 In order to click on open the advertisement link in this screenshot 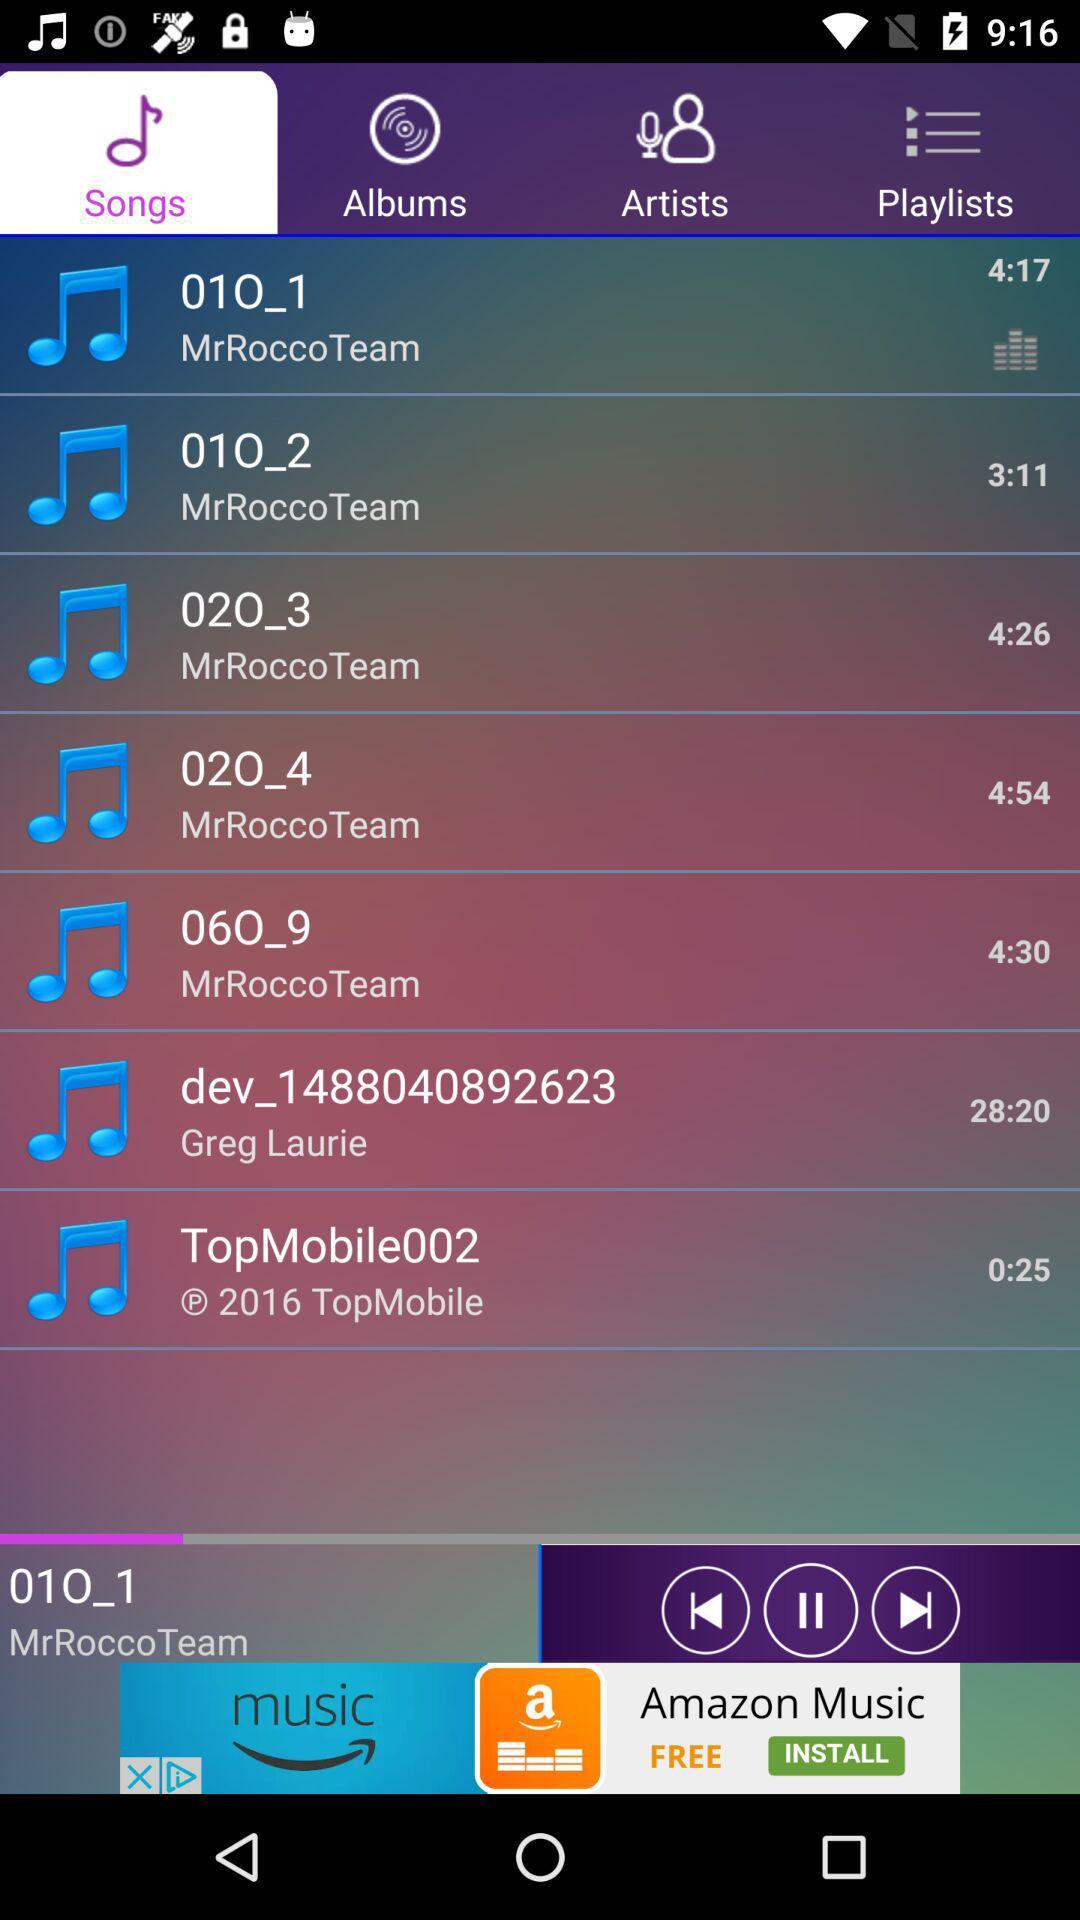, I will do `click(540, 1727)`.